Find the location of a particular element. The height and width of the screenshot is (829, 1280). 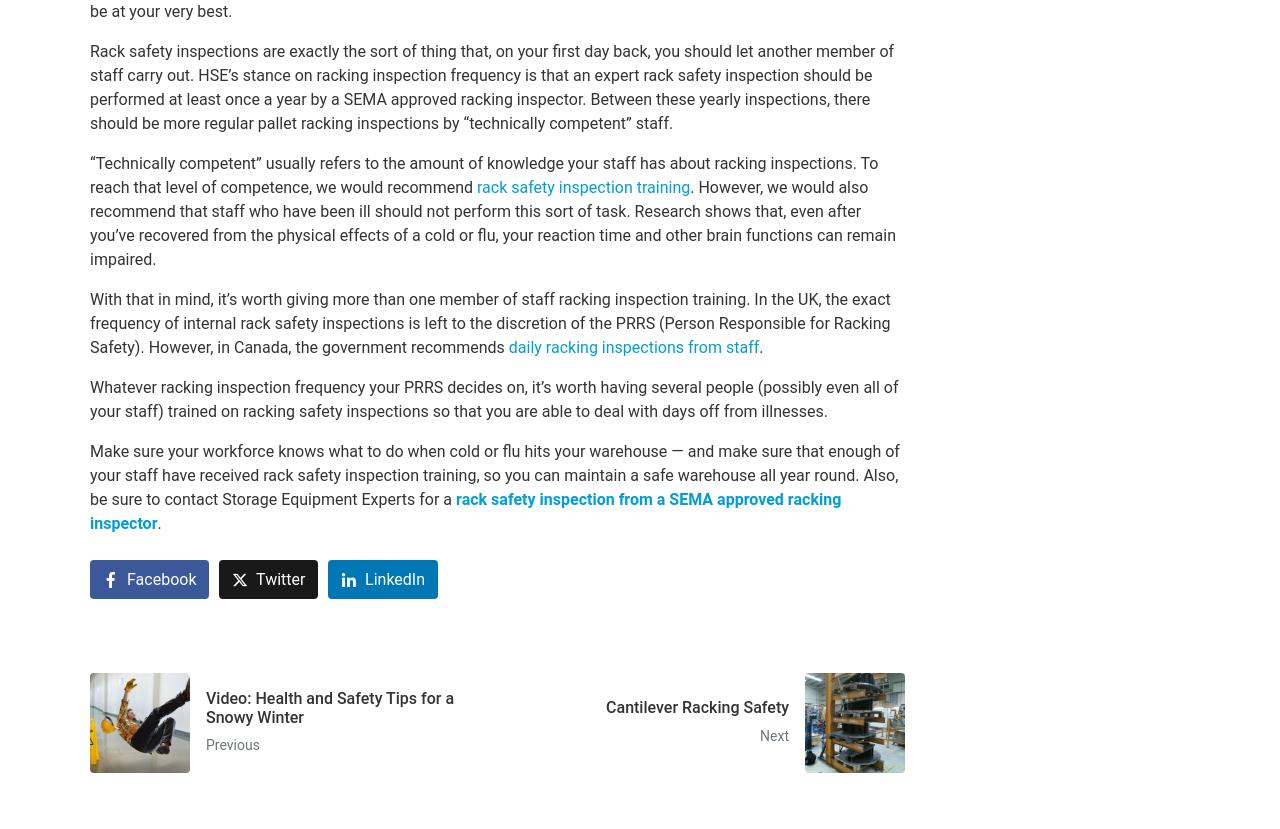

'Video: Health and Safety Tips for a Snowy Winter' is located at coordinates (329, 707).